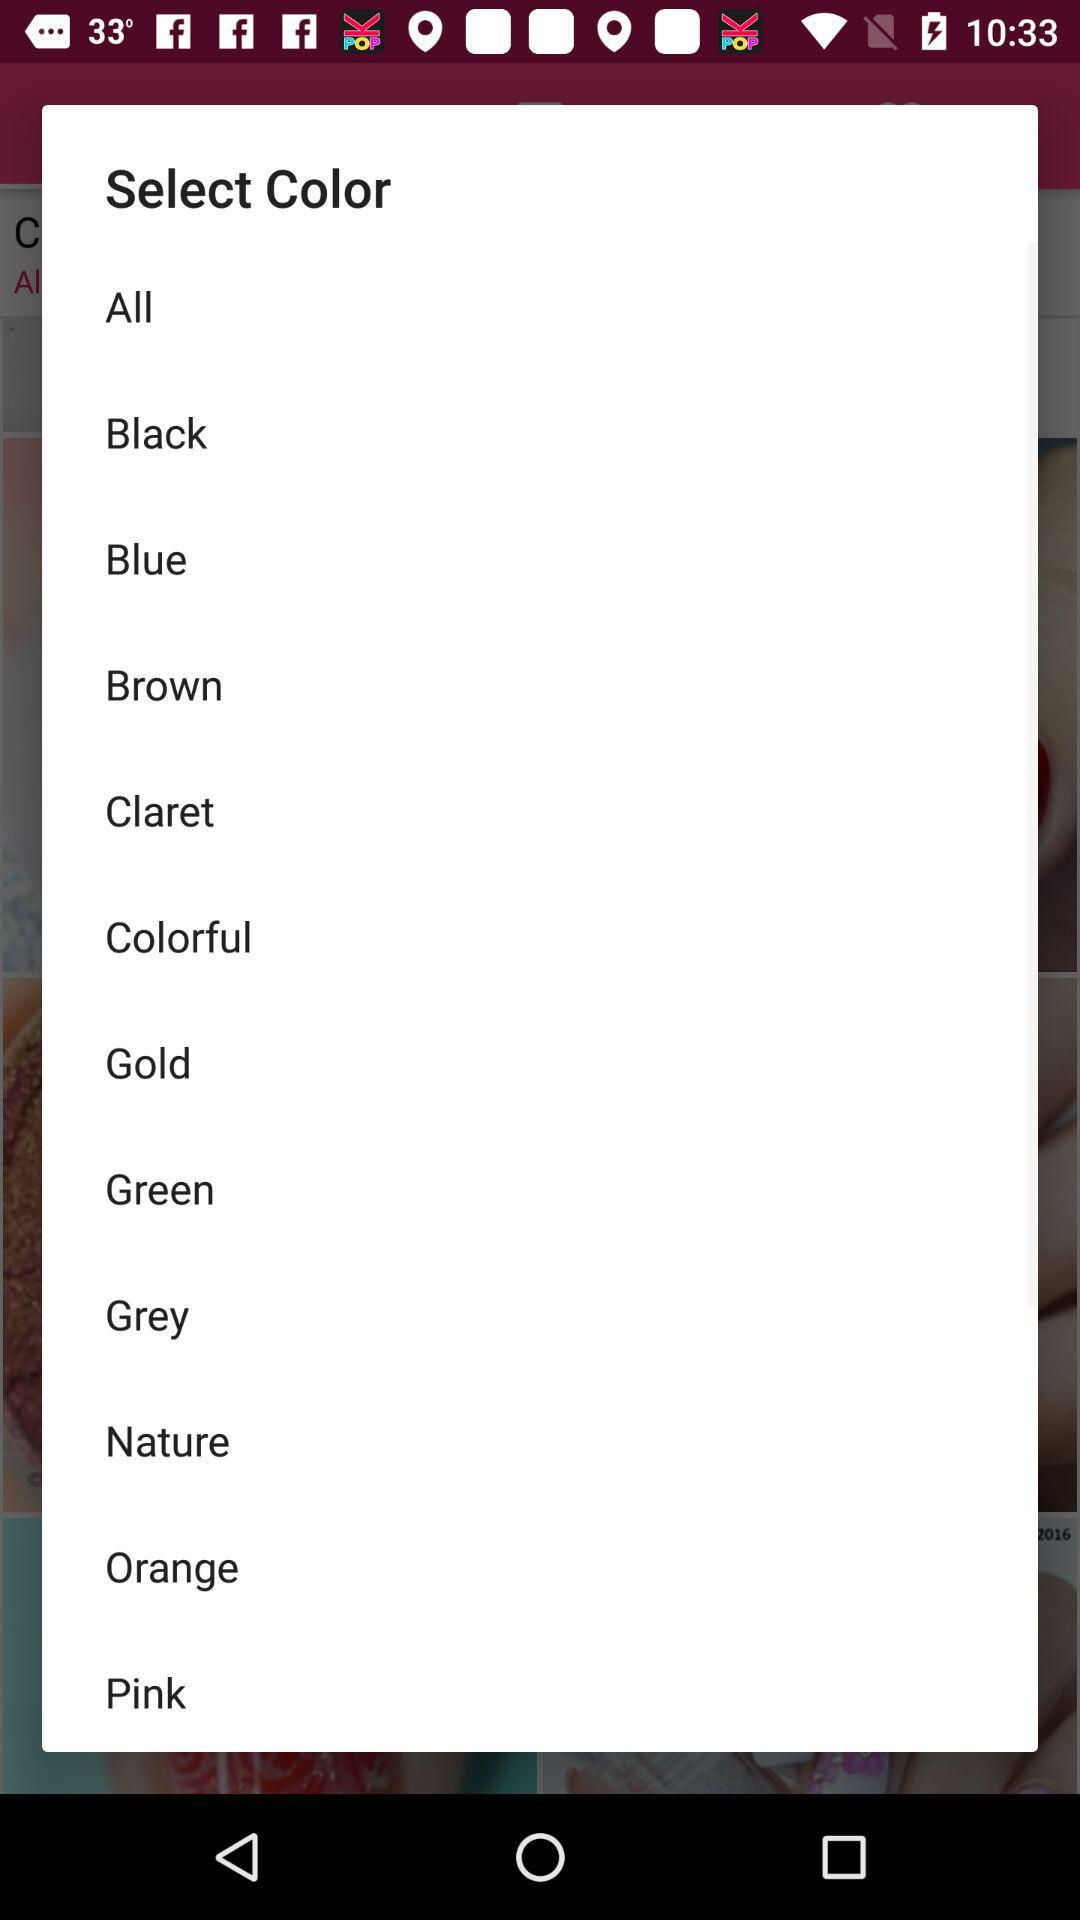 The height and width of the screenshot is (1920, 1080). Describe the element at coordinates (540, 1314) in the screenshot. I see `the grey icon` at that location.